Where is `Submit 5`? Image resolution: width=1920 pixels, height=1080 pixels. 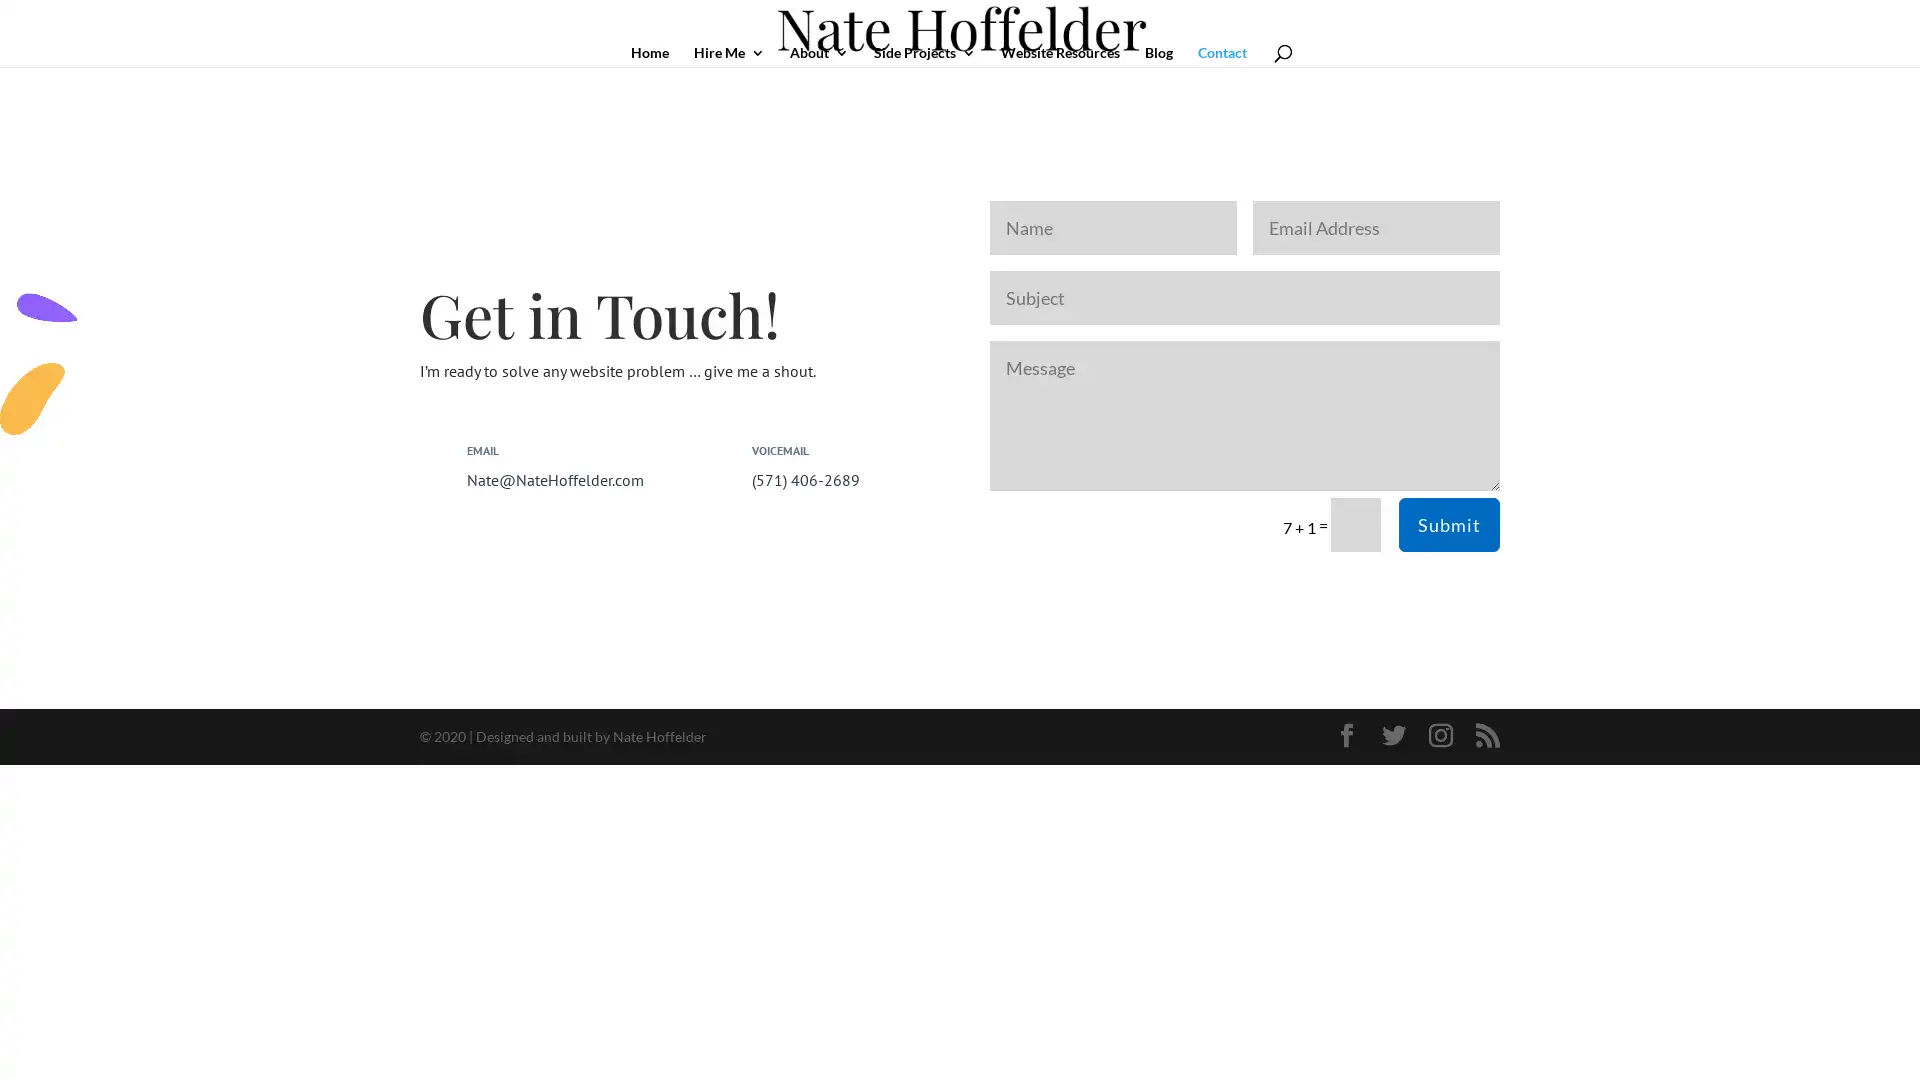
Submit 5 is located at coordinates (1448, 523).